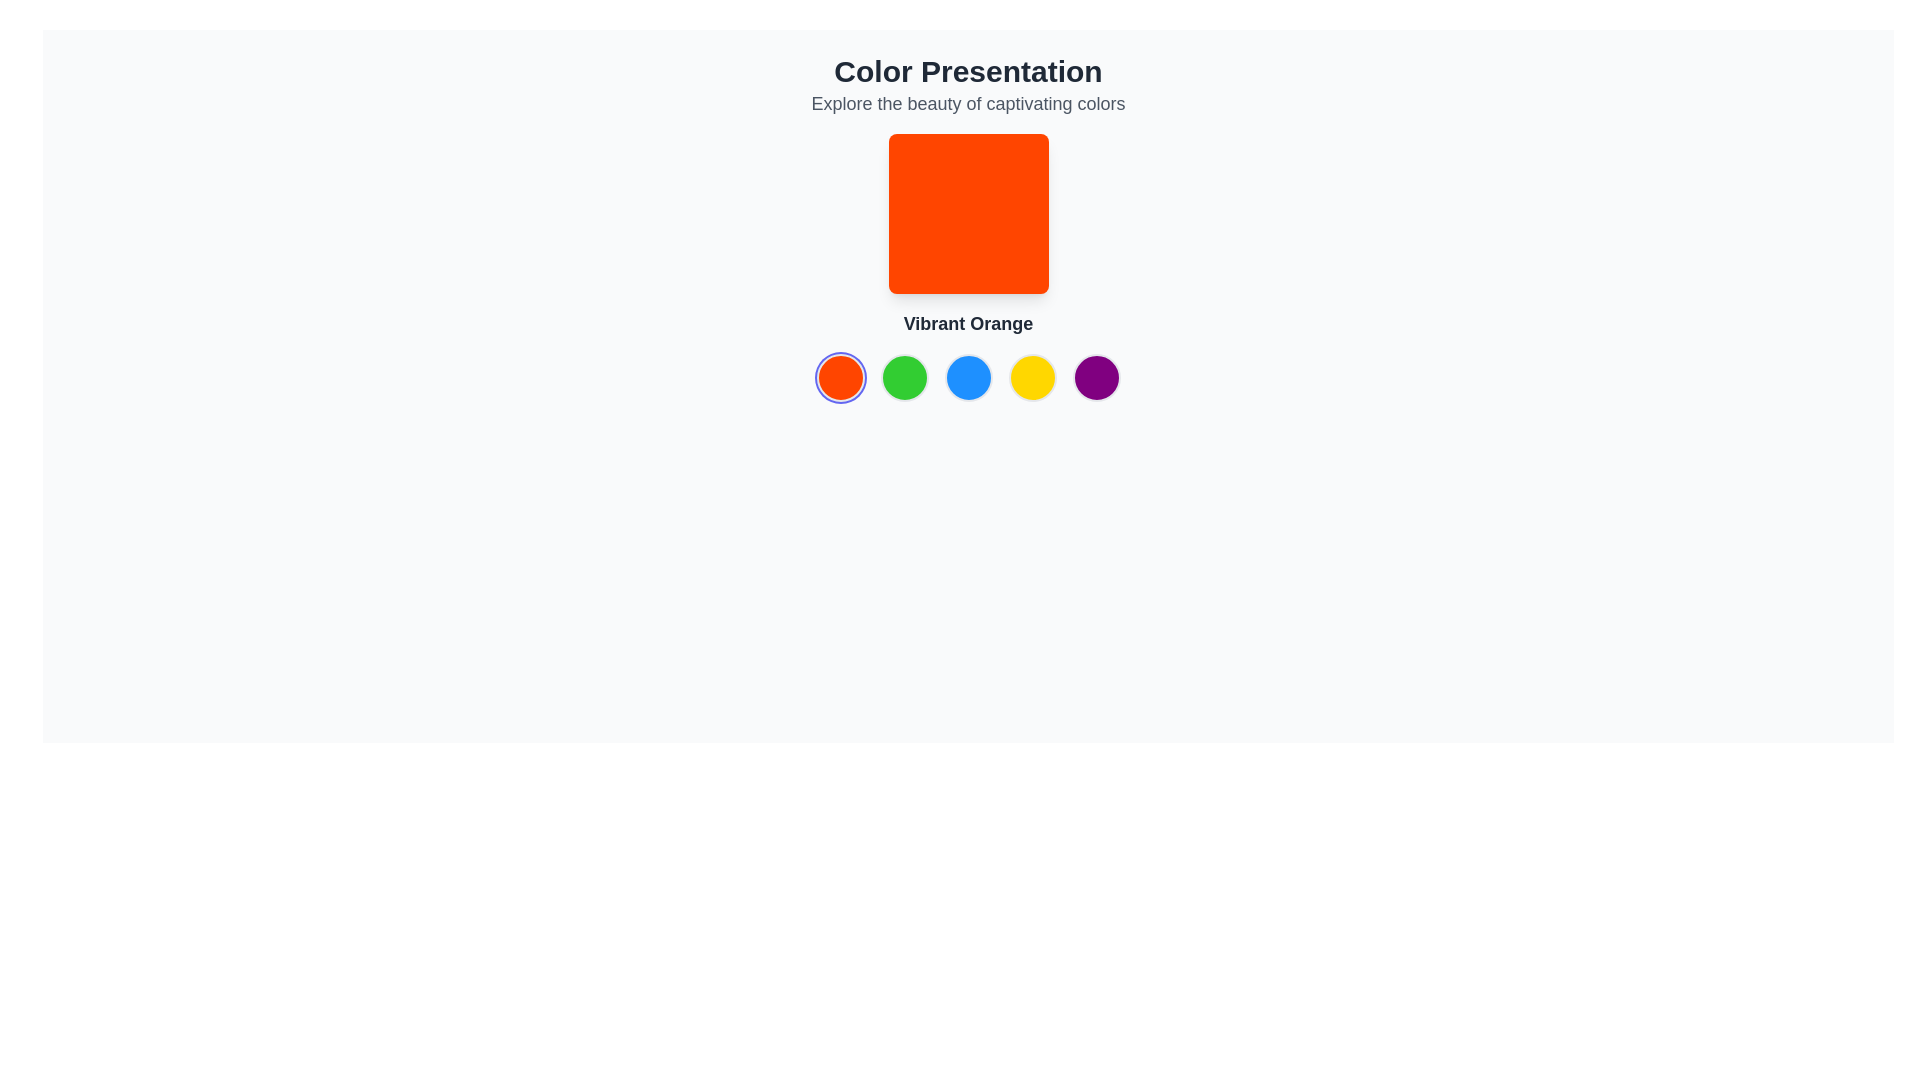  Describe the element at coordinates (1095, 378) in the screenshot. I see `the circular button` at that location.